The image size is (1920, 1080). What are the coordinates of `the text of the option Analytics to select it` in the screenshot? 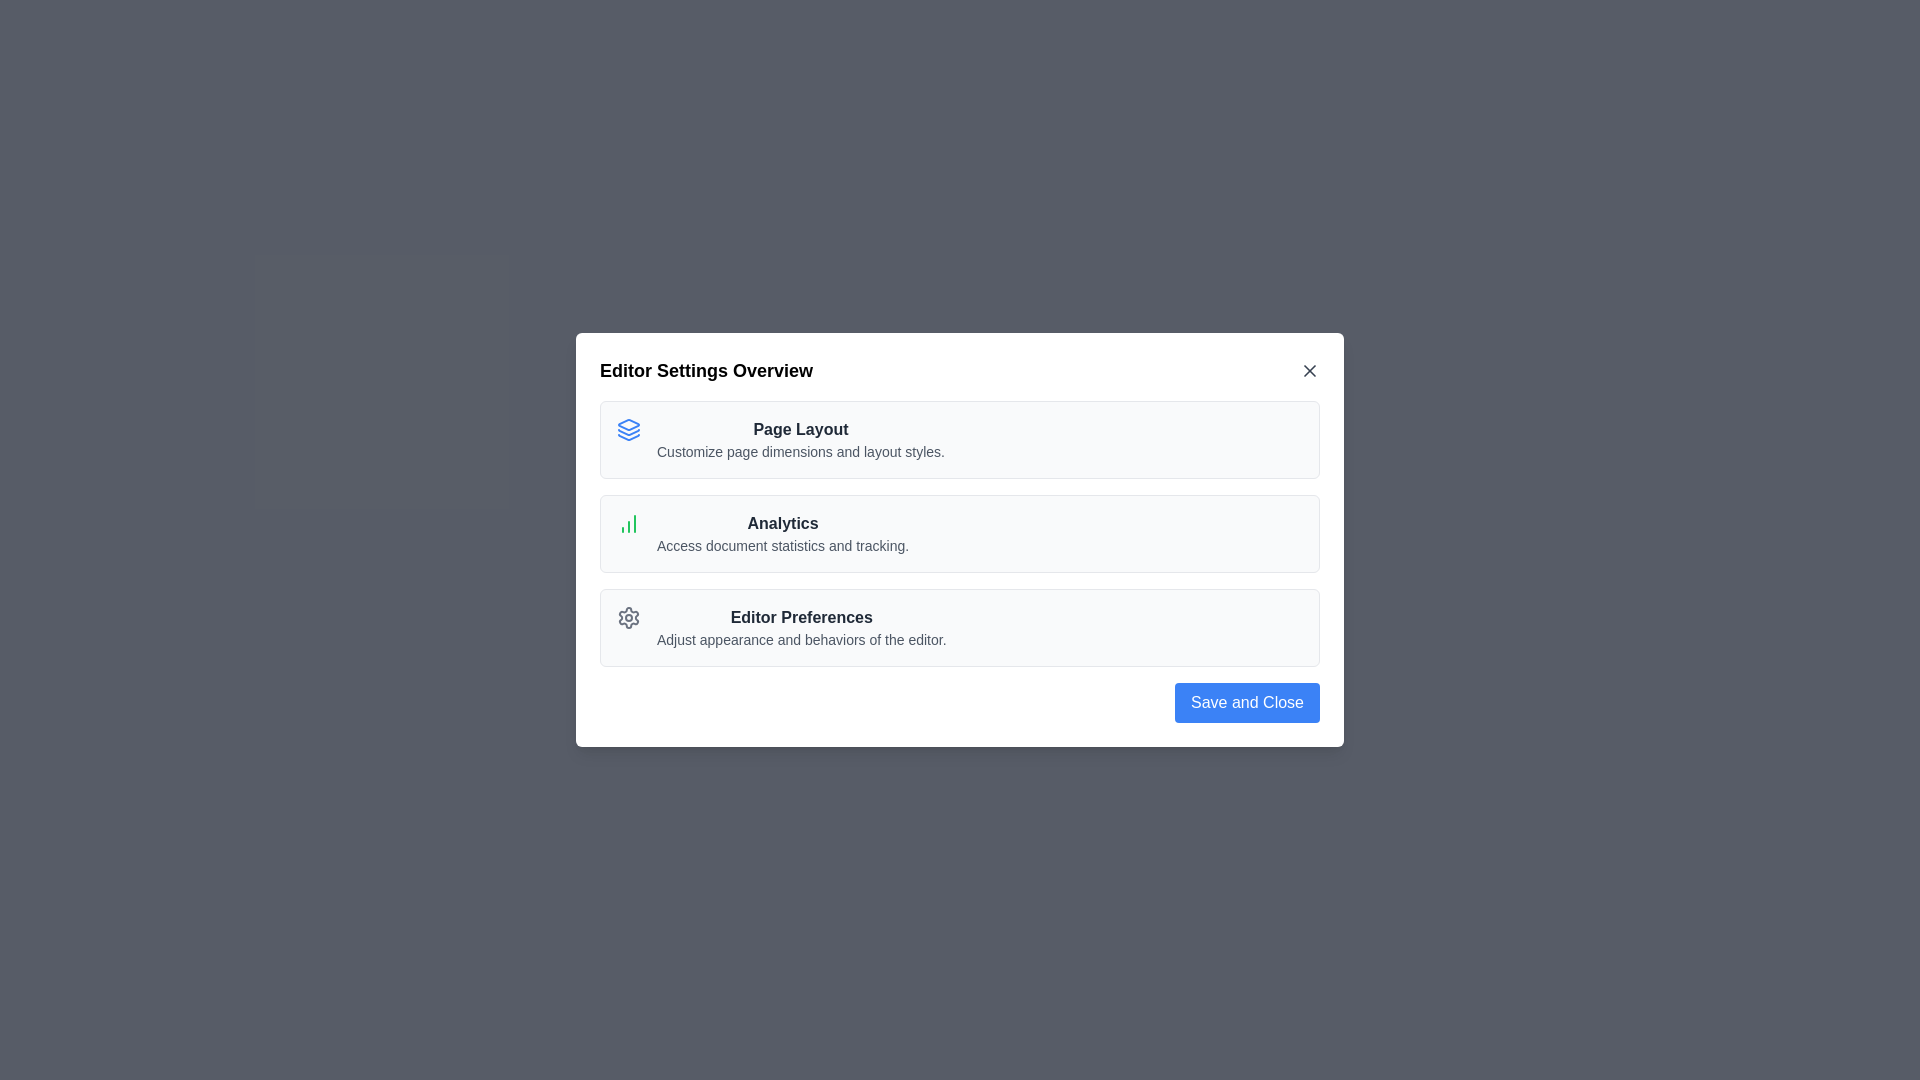 It's located at (800, 523).